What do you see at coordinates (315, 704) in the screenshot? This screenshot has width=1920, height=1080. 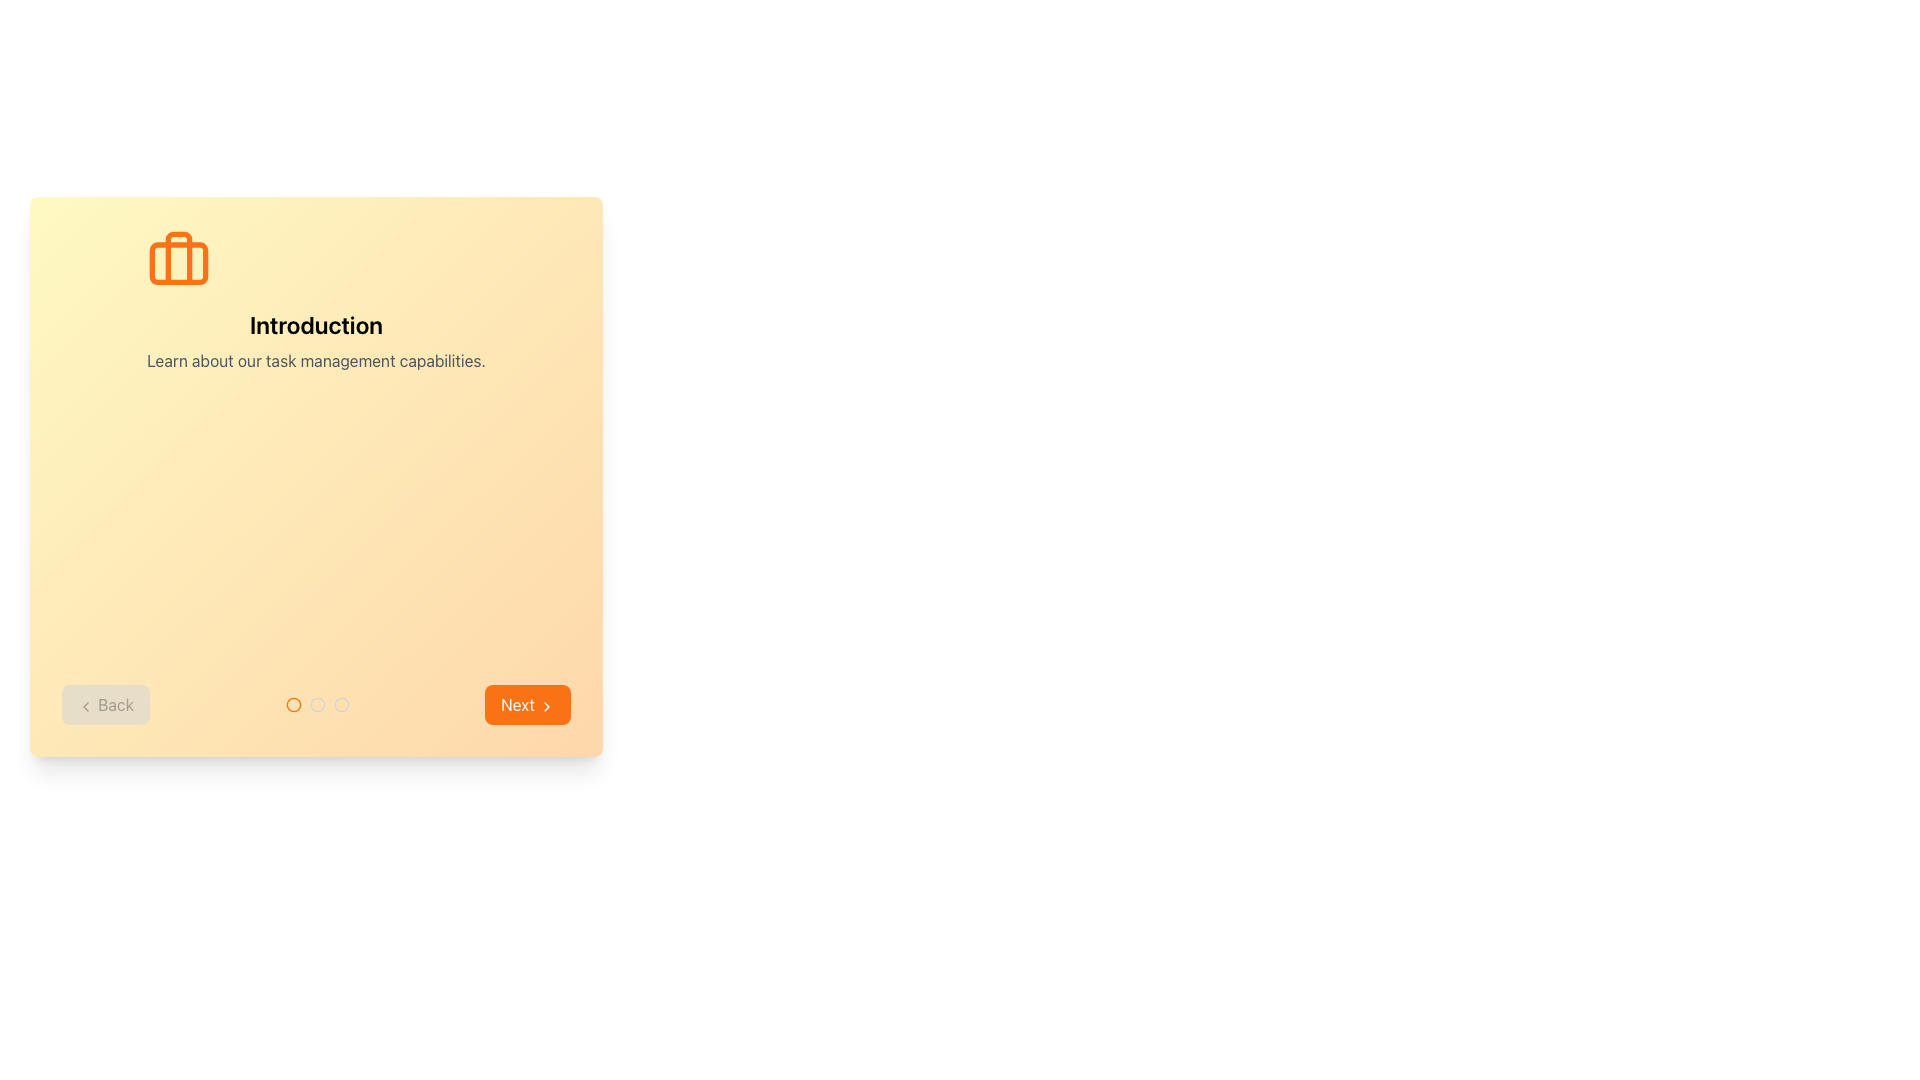 I see `the centered navigation dot in the navigation controls group at the bottom of the card interface to jump to a specific section` at bounding box center [315, 704].